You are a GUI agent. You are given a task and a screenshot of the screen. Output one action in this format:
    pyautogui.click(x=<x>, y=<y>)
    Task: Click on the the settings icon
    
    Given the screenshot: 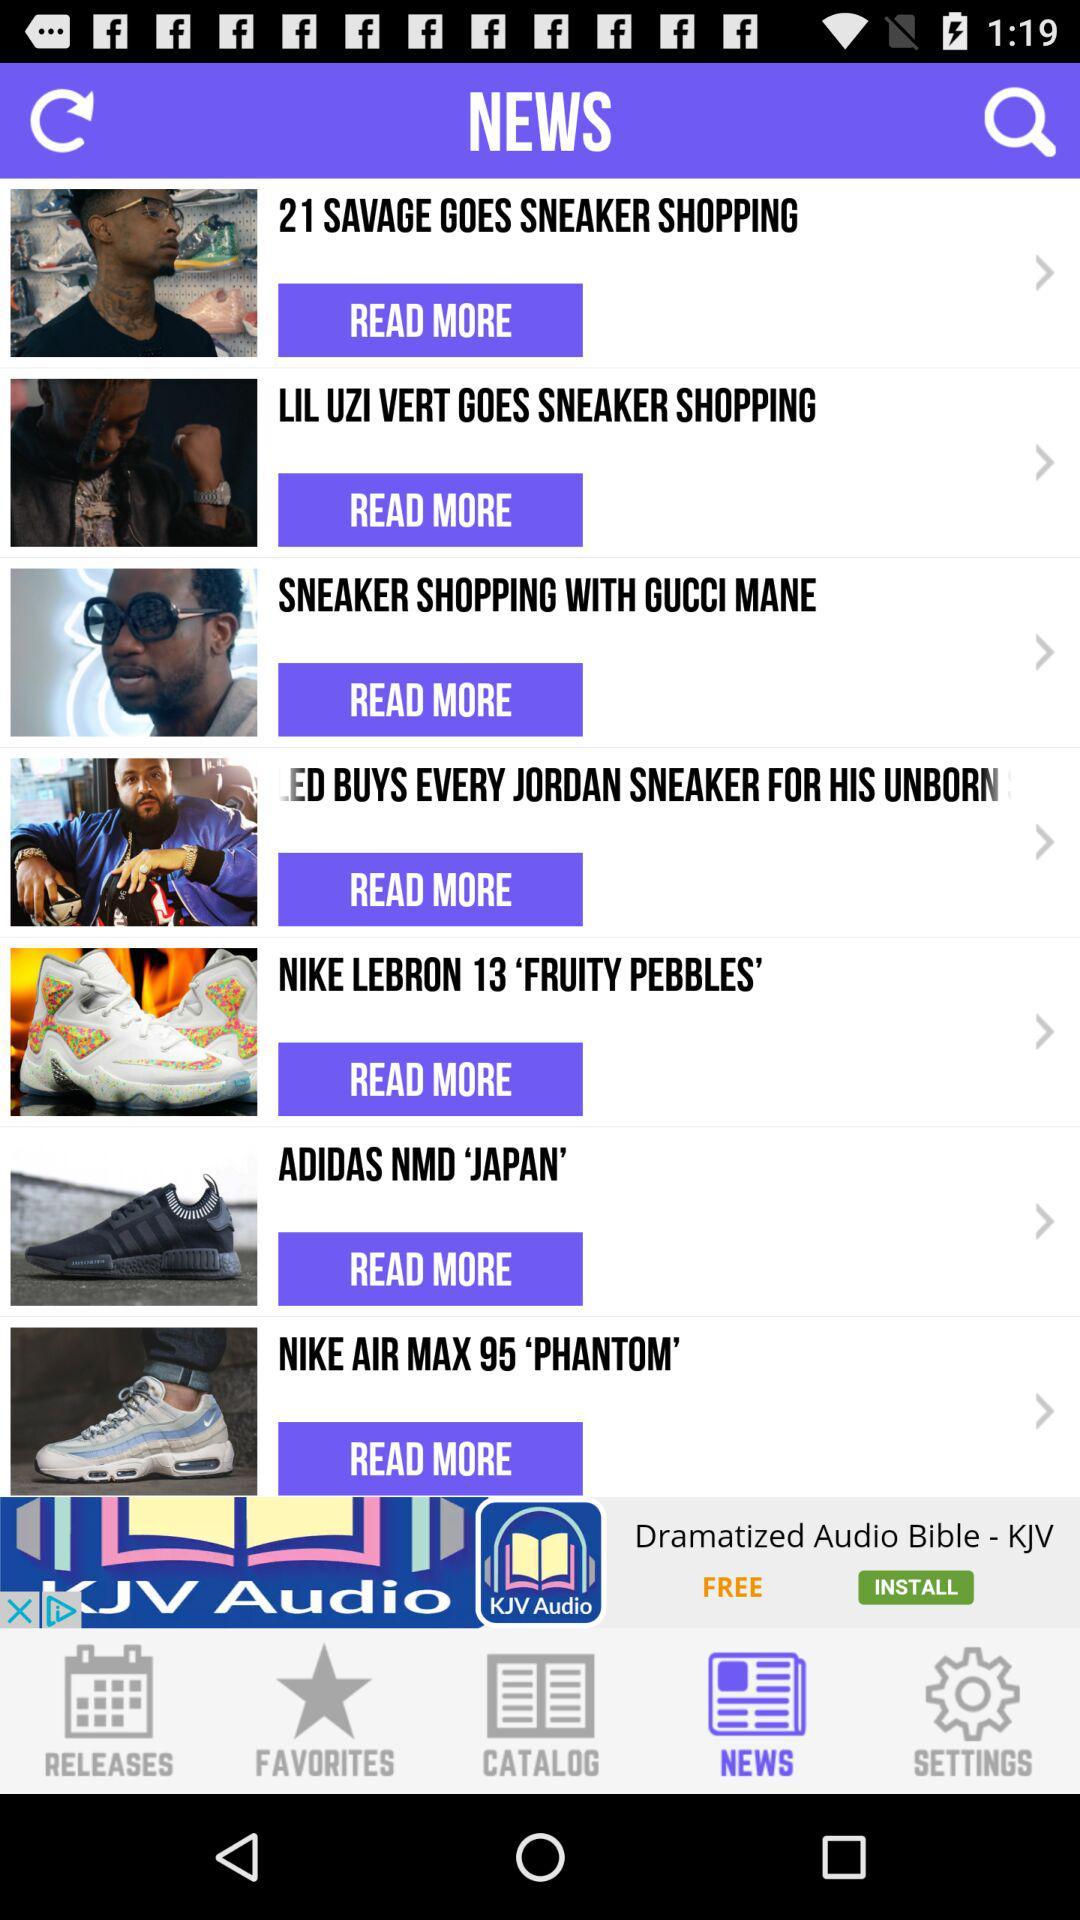 What is the action you would take?
    pyautogui.click(x=971, y=1831)
    